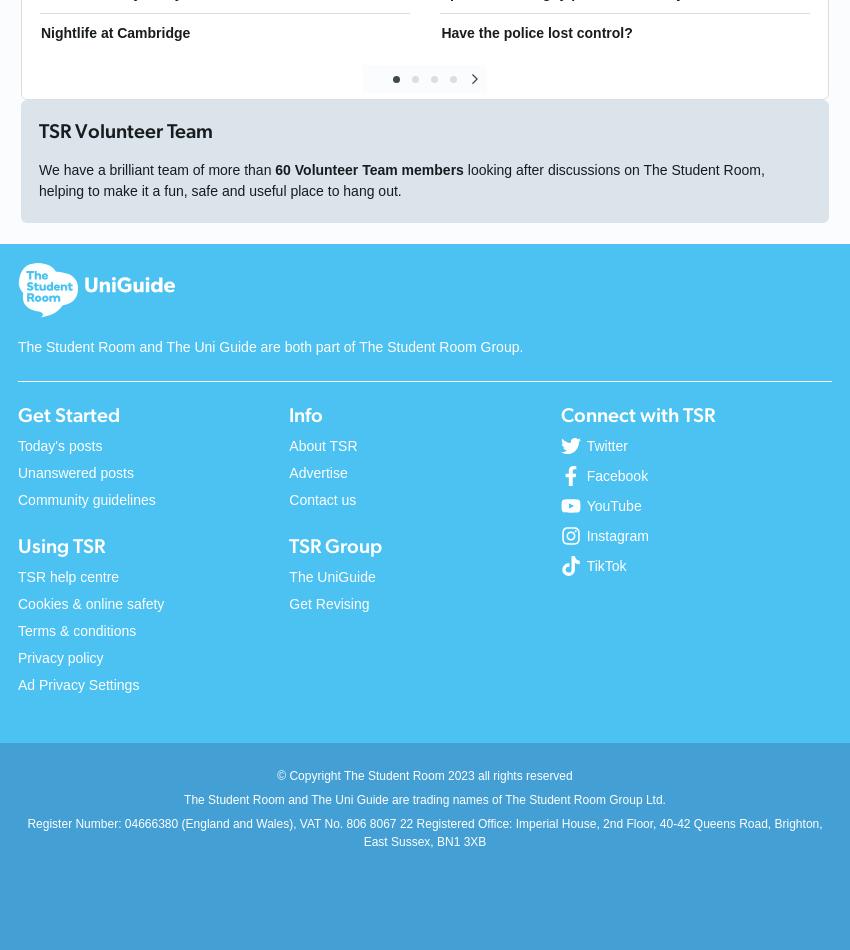 The image size is (850, 950). Describe the element at coordinates (367, 169) in the screenshot. I see `'60 Volunteer Team members'` at that location.